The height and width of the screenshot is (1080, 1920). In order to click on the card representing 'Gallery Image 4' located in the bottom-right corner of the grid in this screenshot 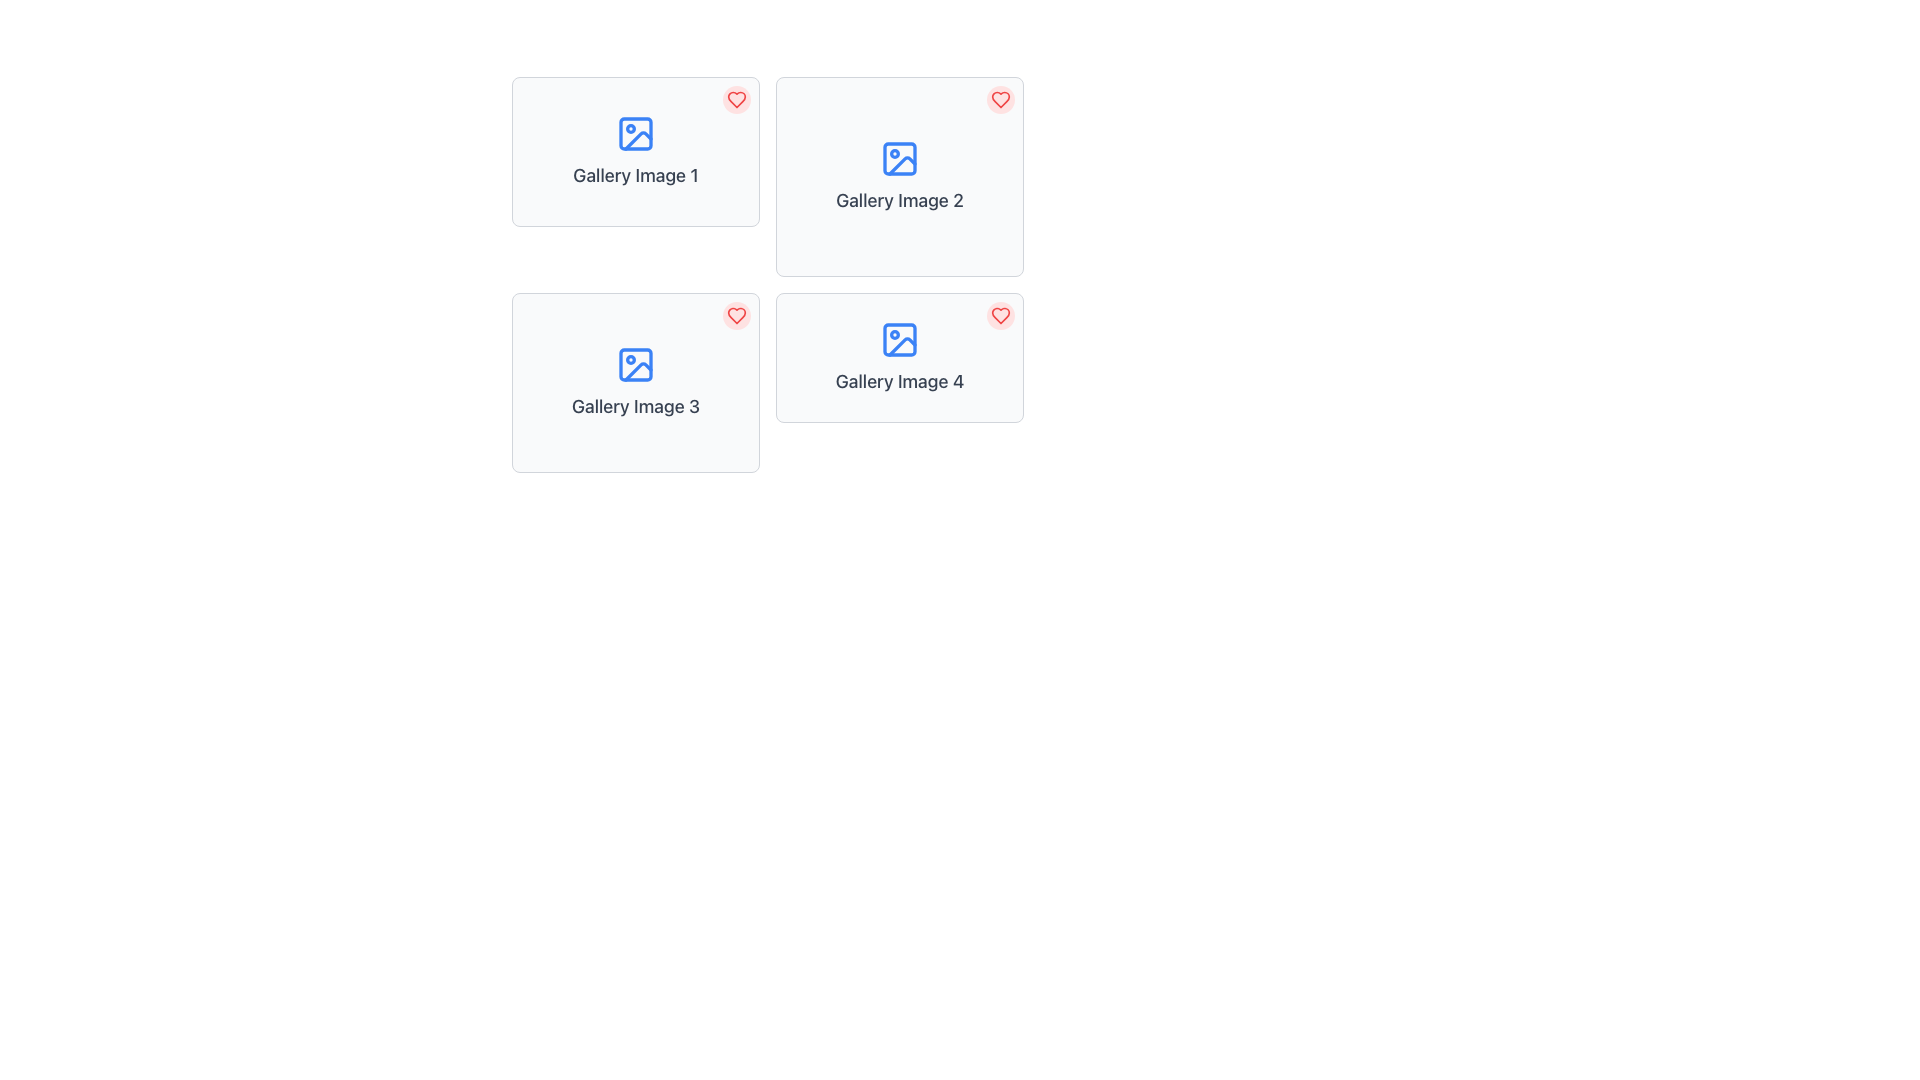, I will do `click(899, 357)`.